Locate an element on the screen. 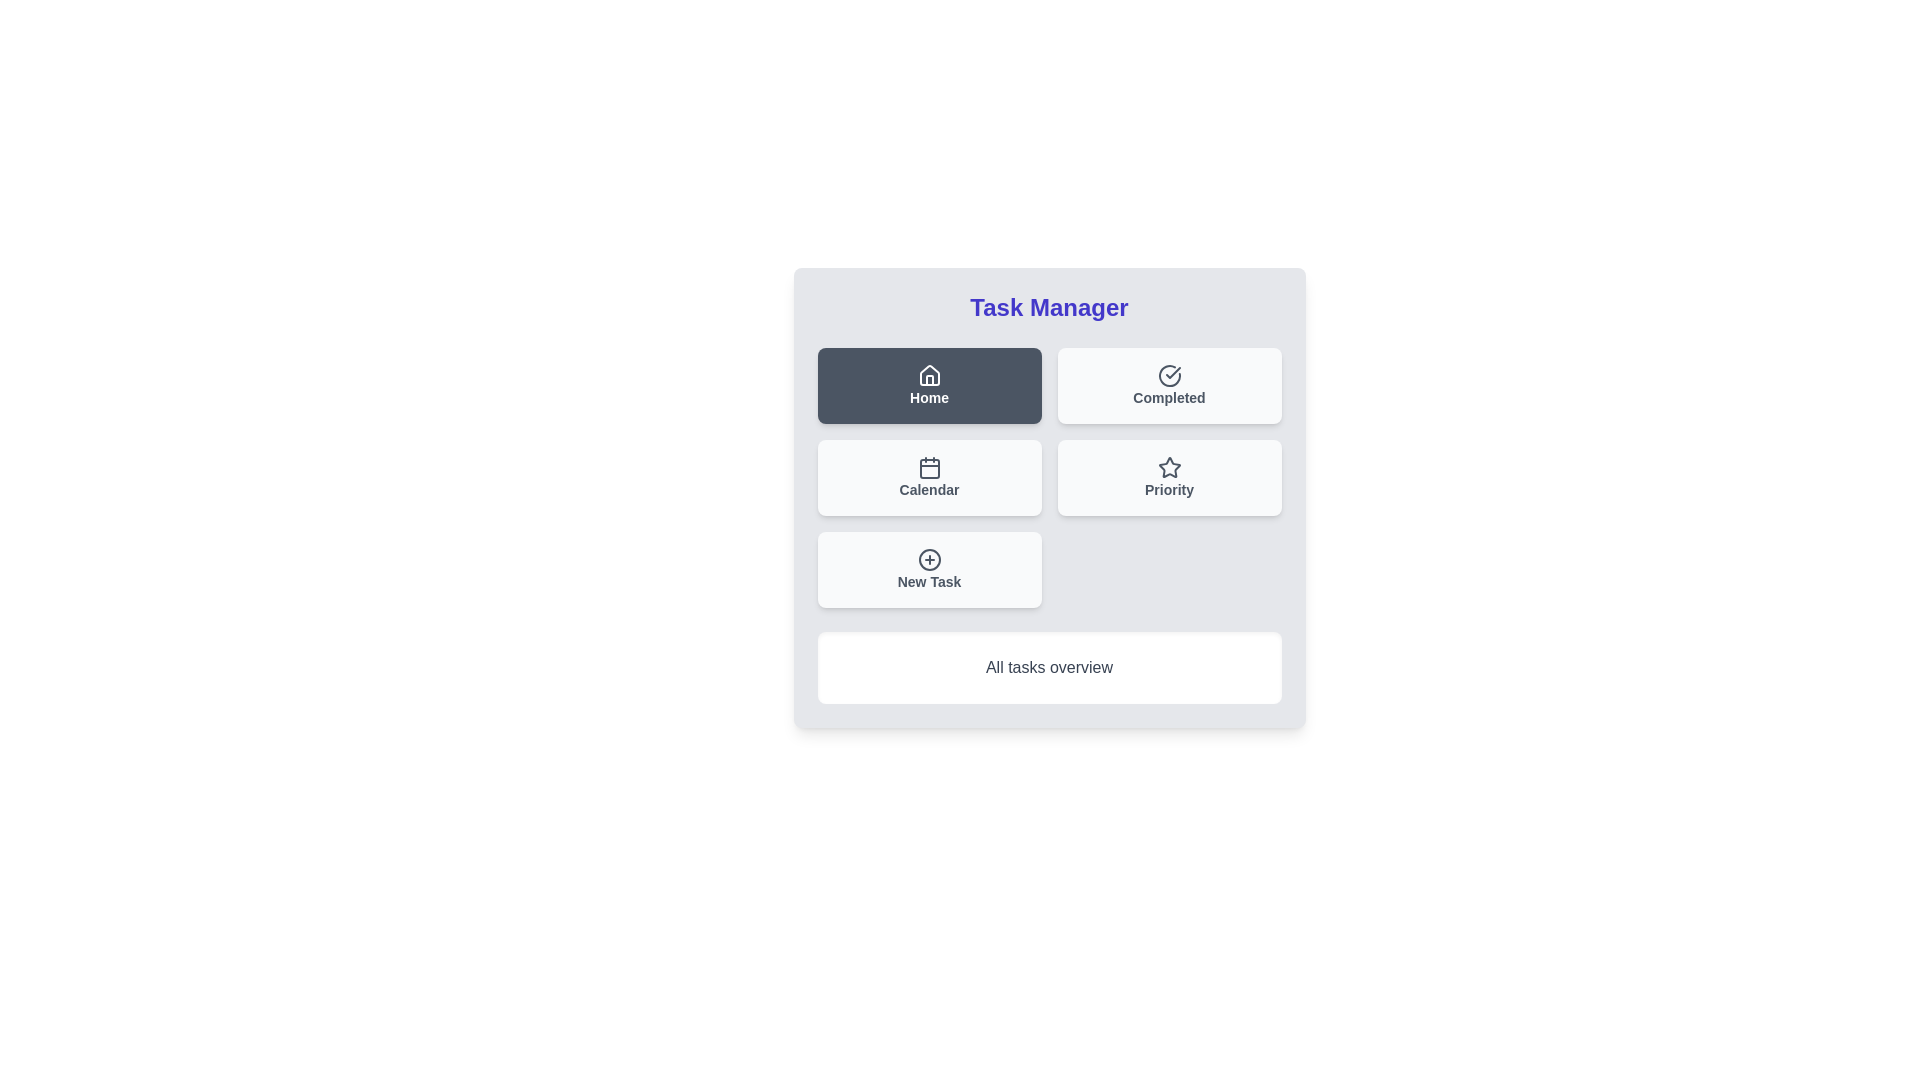 This screenshot has width=1920, height=1080. the star icon within the 'Priority' button located in the second row, second column of the 'Task Manager' UI to interact with it is located at coordinates (1169, 466).